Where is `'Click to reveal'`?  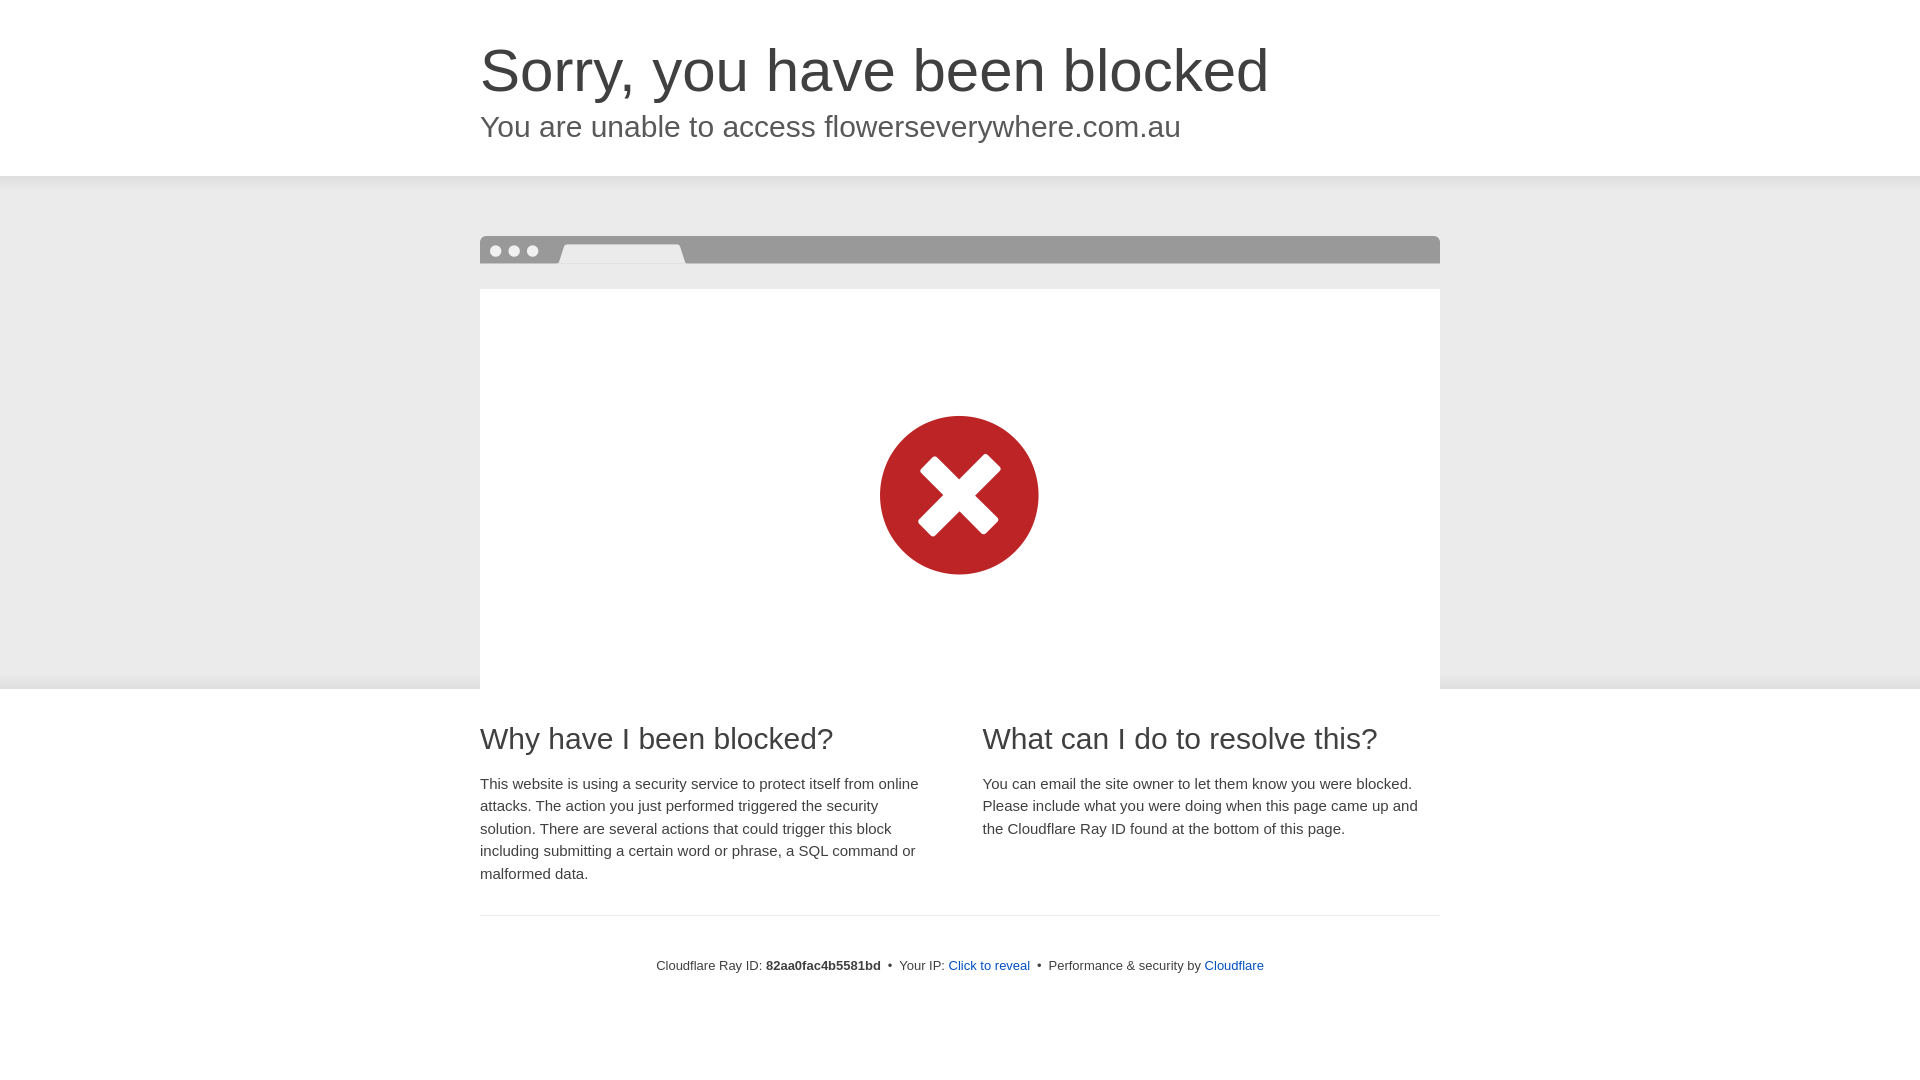
'Click to reveal' is located at coordinates (948, 964).